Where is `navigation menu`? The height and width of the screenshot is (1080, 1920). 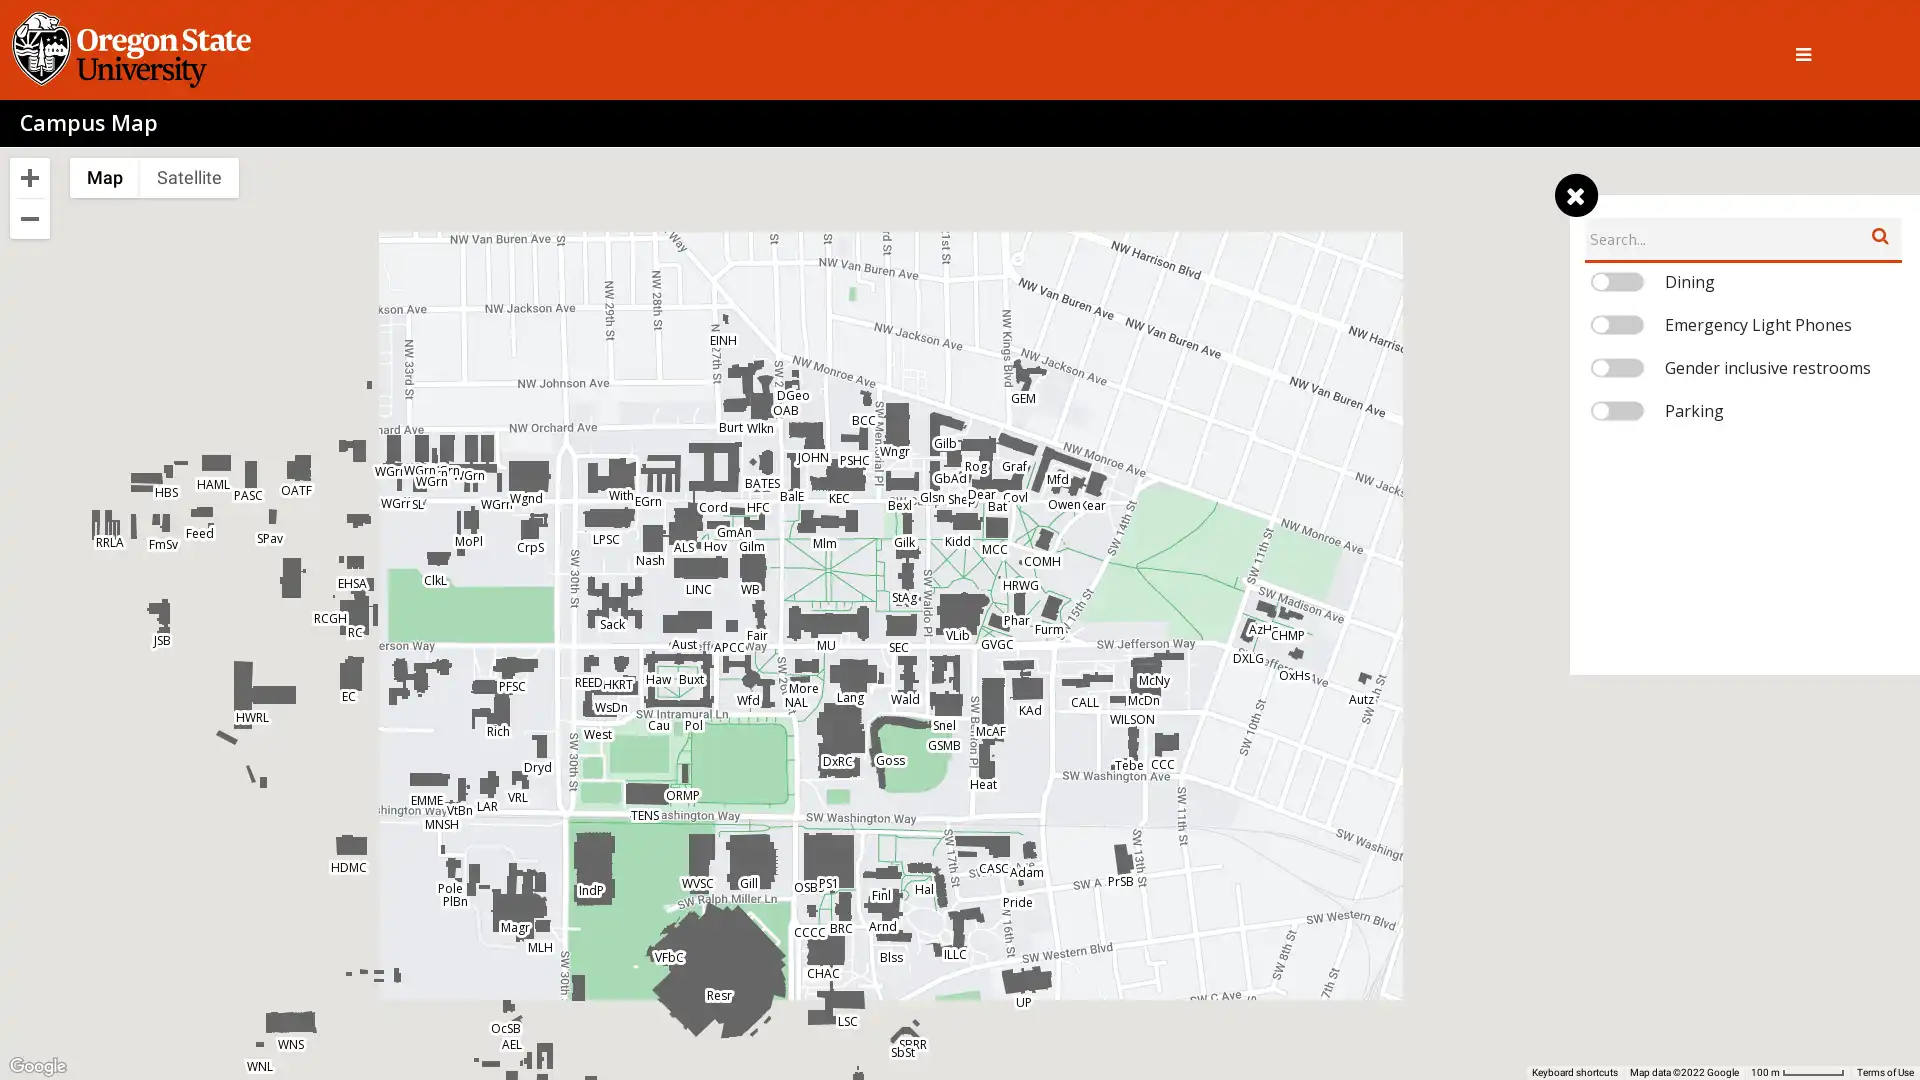 navigation menu is located at coordinates (1574, 196).